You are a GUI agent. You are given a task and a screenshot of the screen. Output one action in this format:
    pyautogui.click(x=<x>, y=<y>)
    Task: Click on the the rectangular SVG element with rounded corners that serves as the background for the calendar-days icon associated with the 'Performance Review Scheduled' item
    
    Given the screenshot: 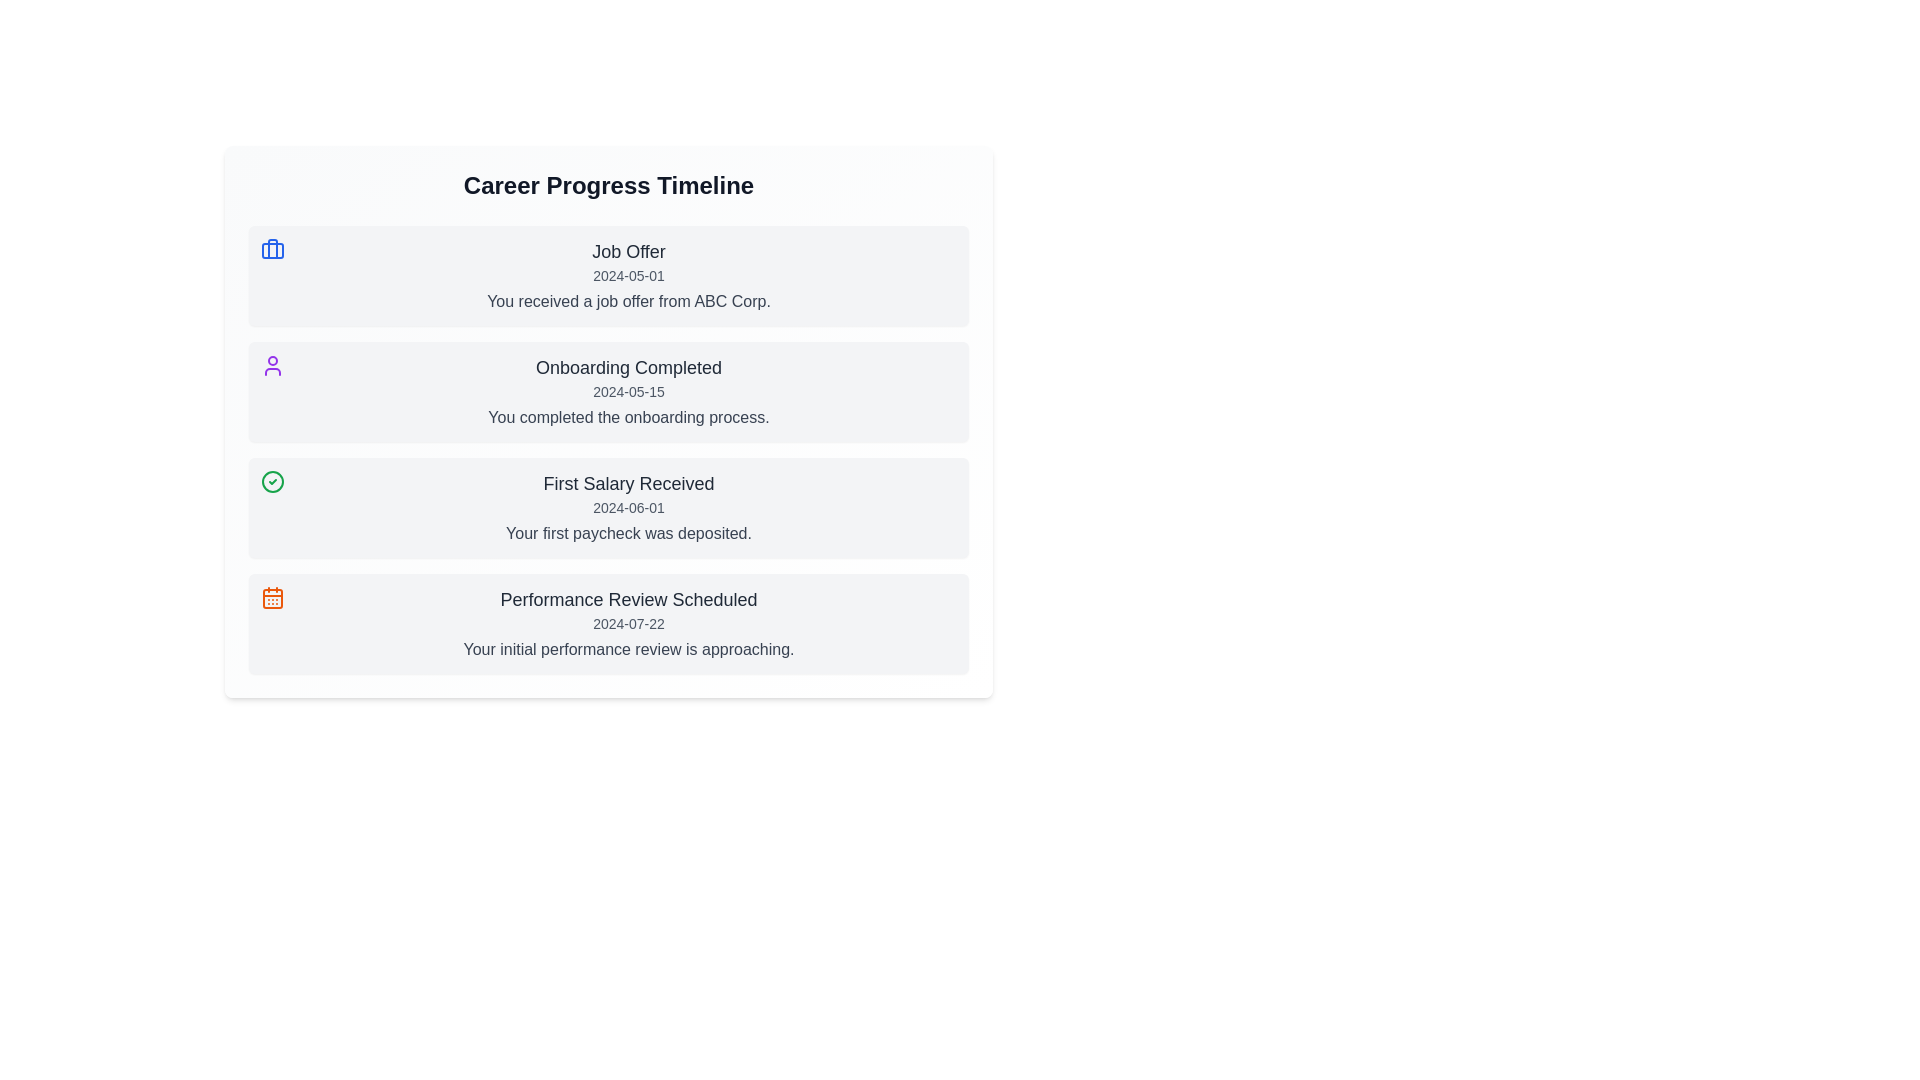 What is the action you would take?
    pyautogui.click(x=272, y=597)
    